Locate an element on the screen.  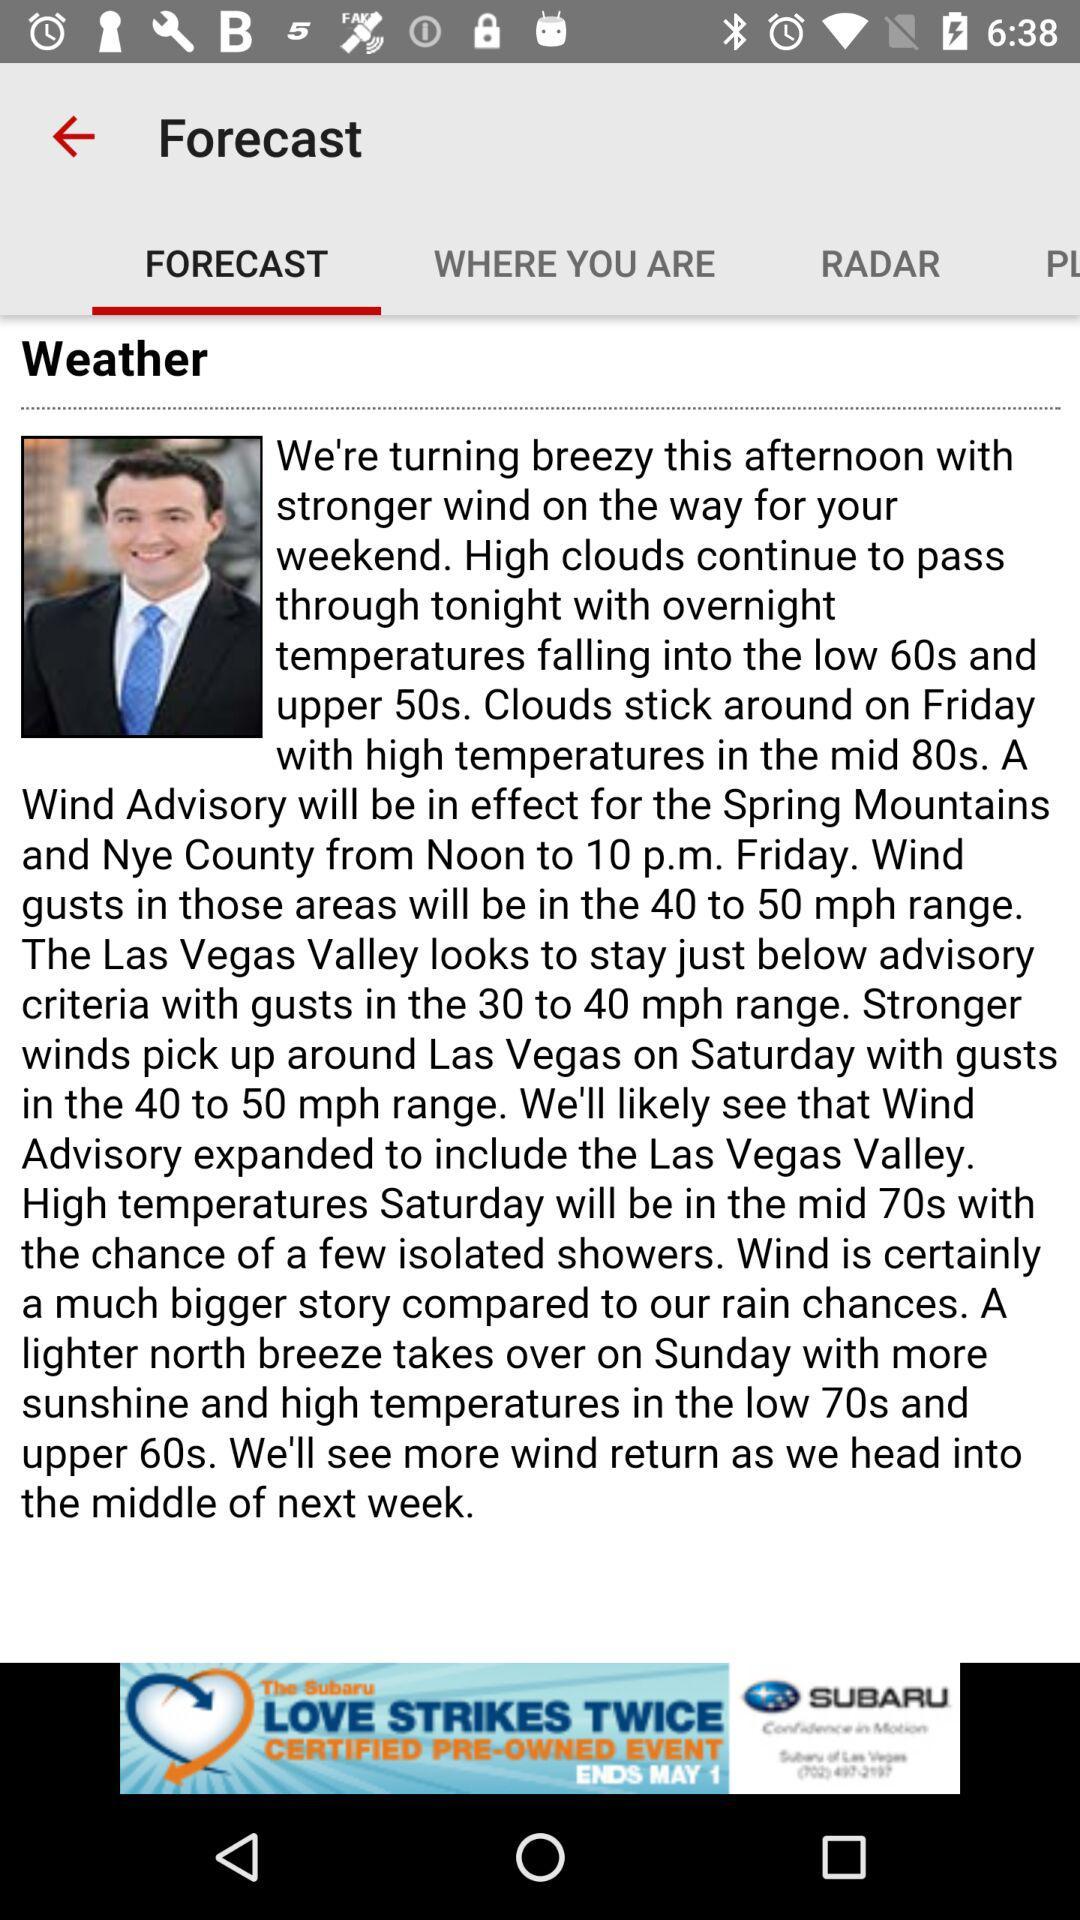
open advertisement for subaru is located at coordinates (540, 1727).